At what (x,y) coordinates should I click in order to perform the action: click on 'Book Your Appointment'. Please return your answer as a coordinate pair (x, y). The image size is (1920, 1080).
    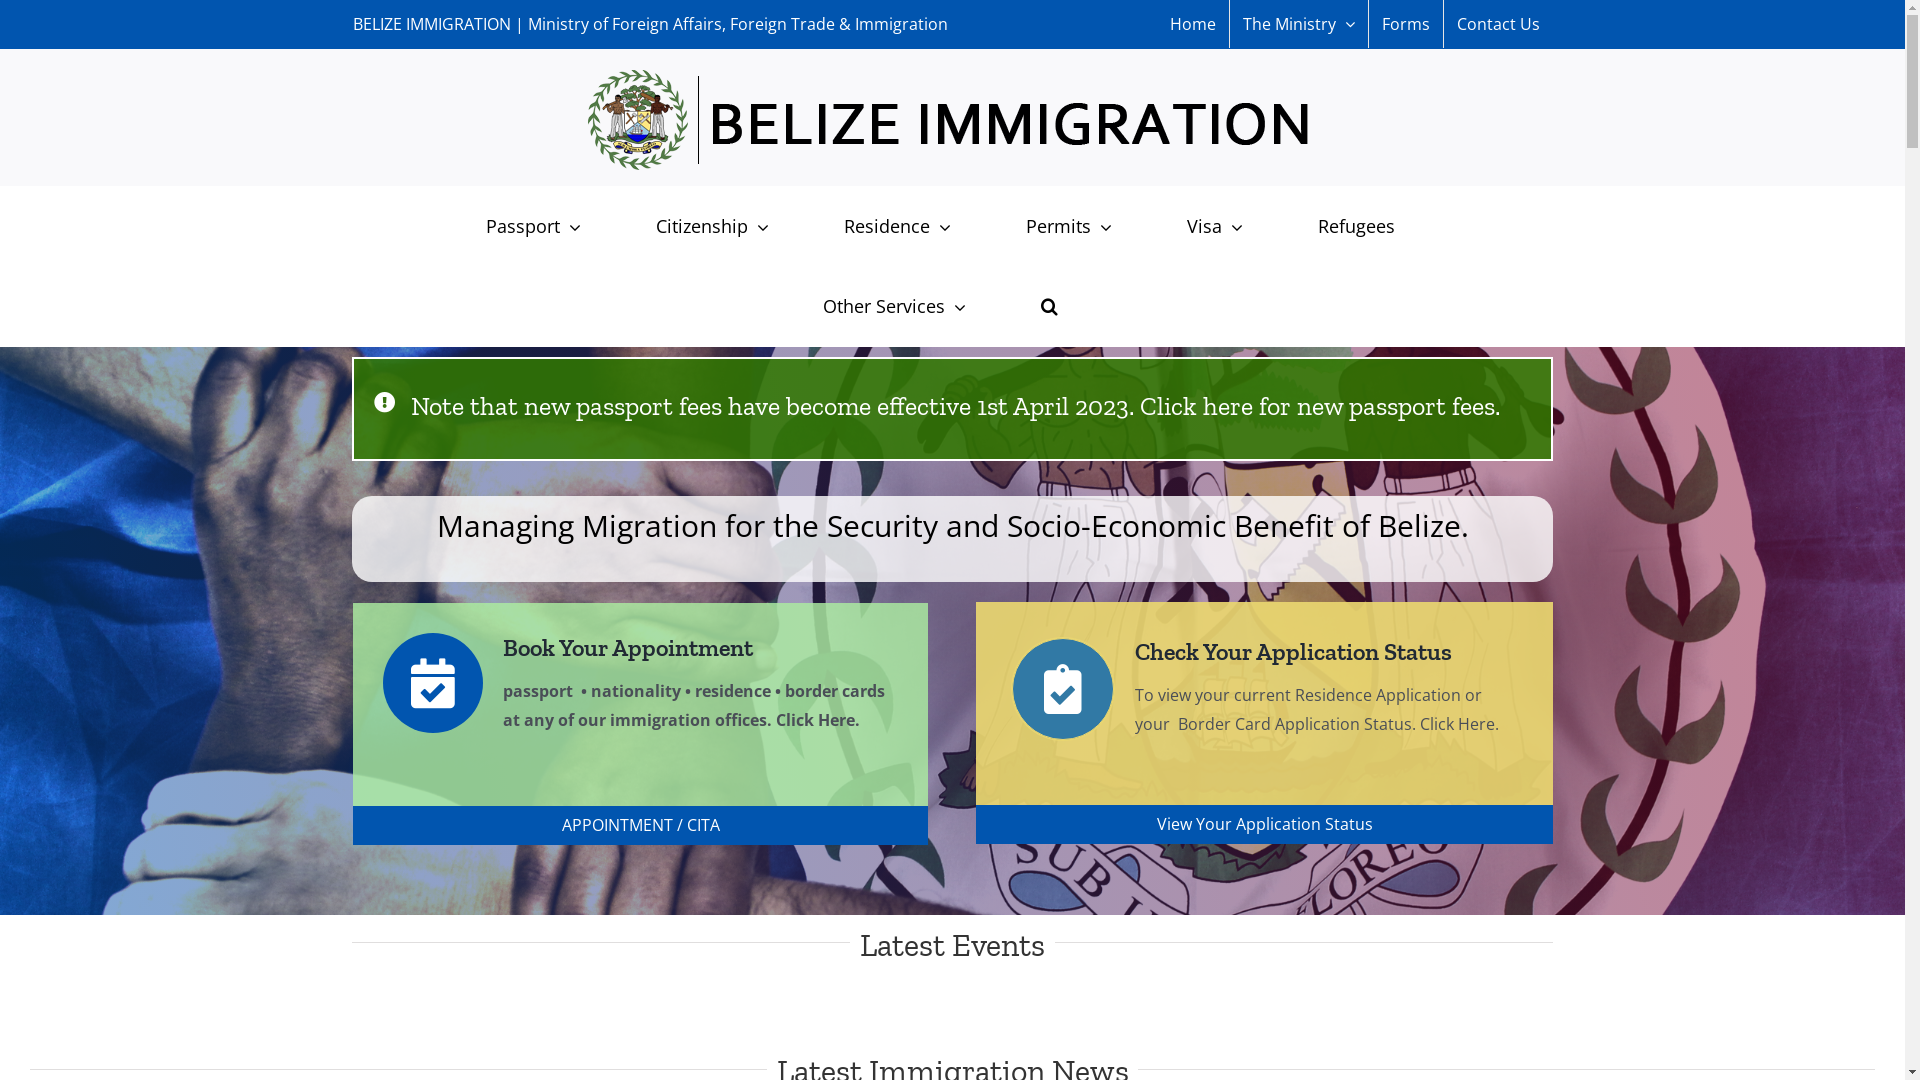
    Looking at the image, I should click on (566, 647).